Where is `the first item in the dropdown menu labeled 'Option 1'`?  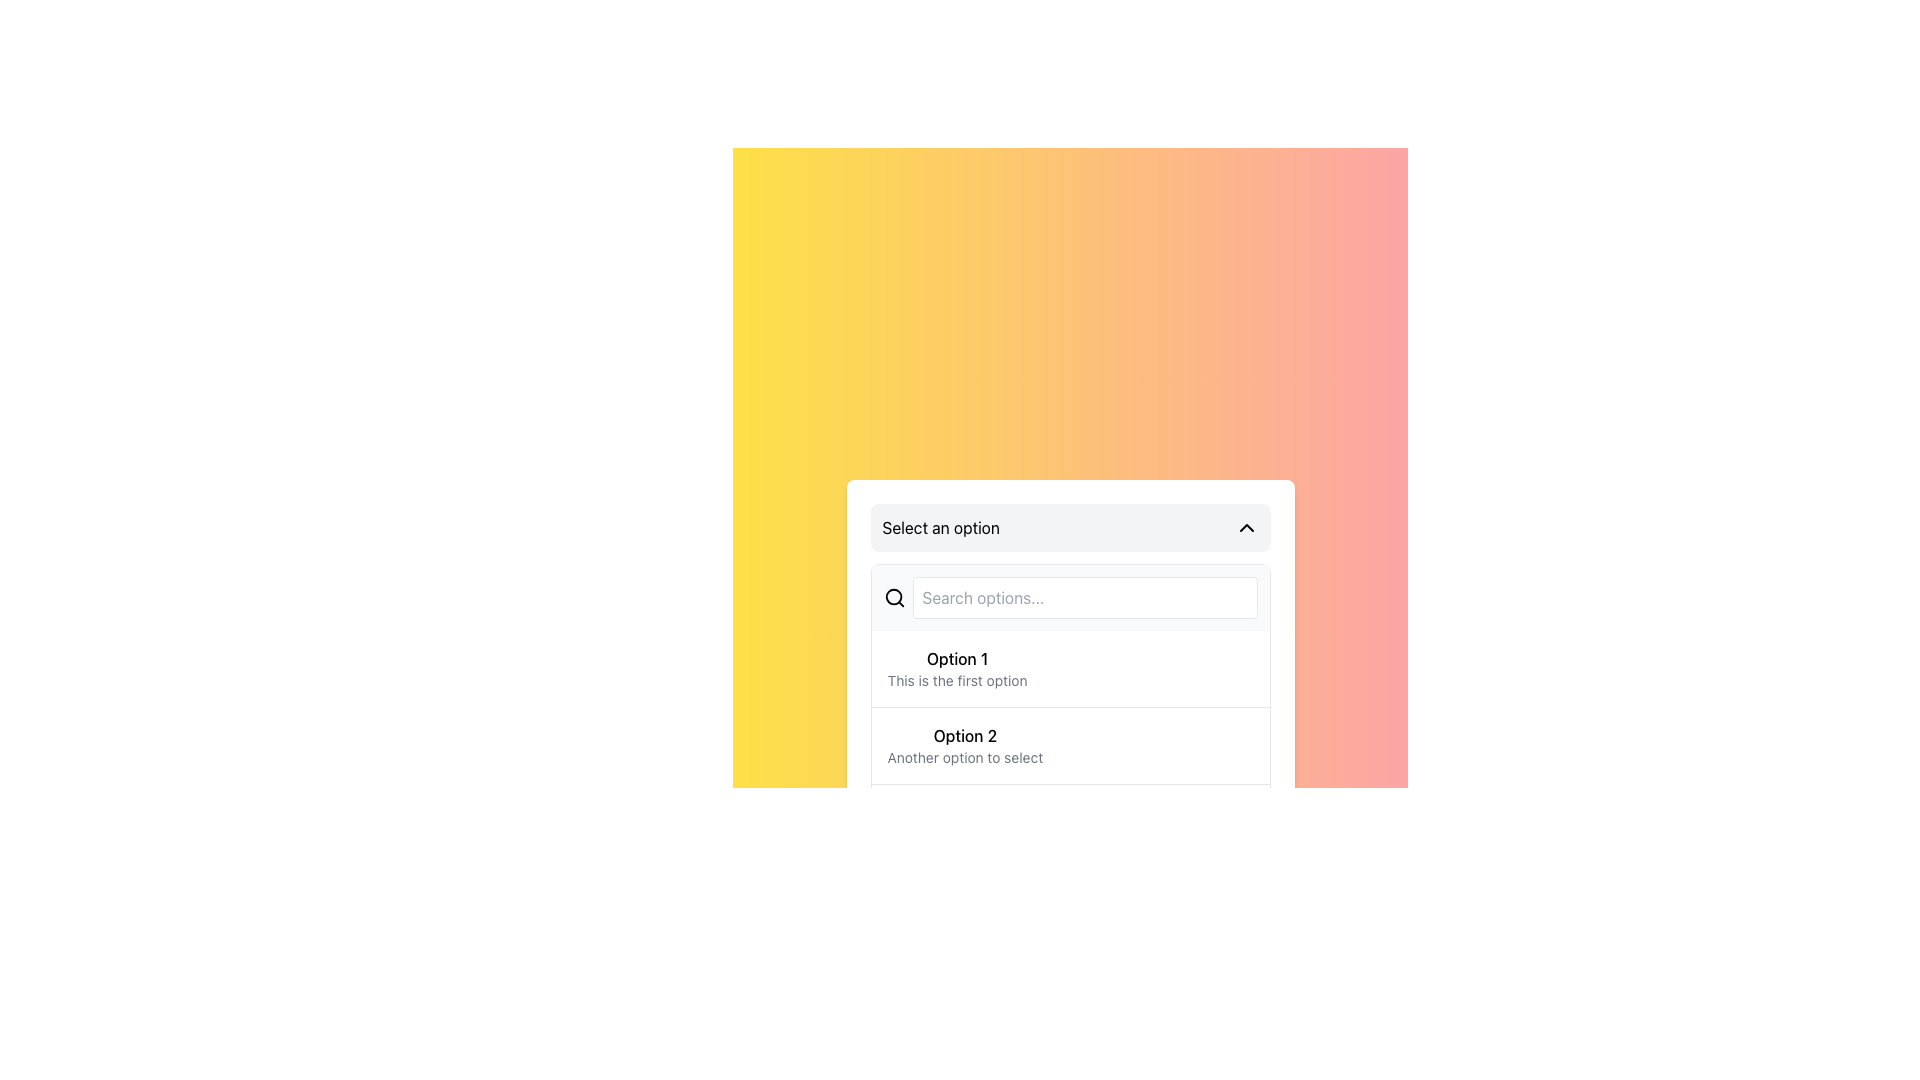 the first item in the dropdown menu labeled 'Option 1' is located at coordinates (1069, 668).